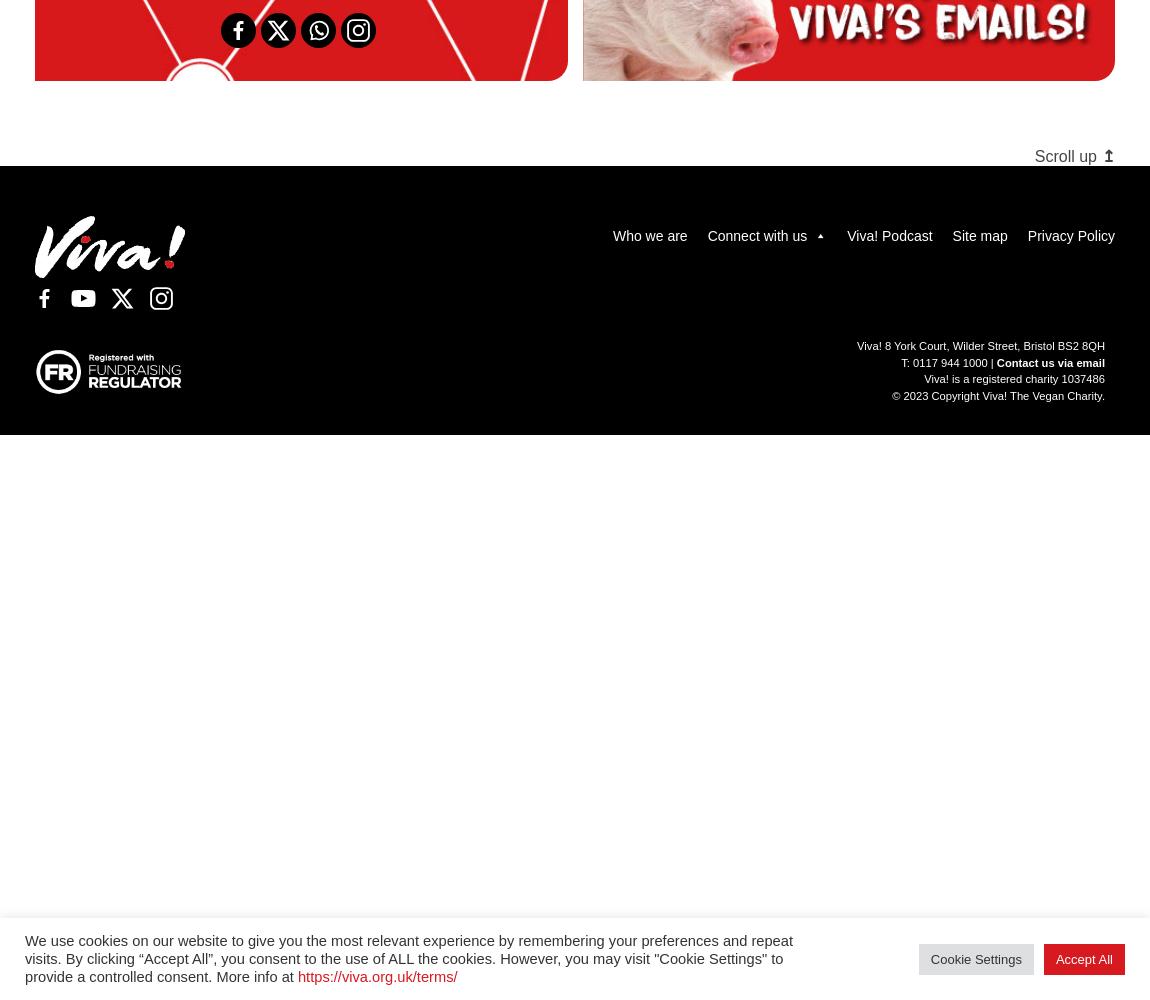  I want to click on '© 2023 Copyright Viva! The Vegan Charity.', so click(892, 396).